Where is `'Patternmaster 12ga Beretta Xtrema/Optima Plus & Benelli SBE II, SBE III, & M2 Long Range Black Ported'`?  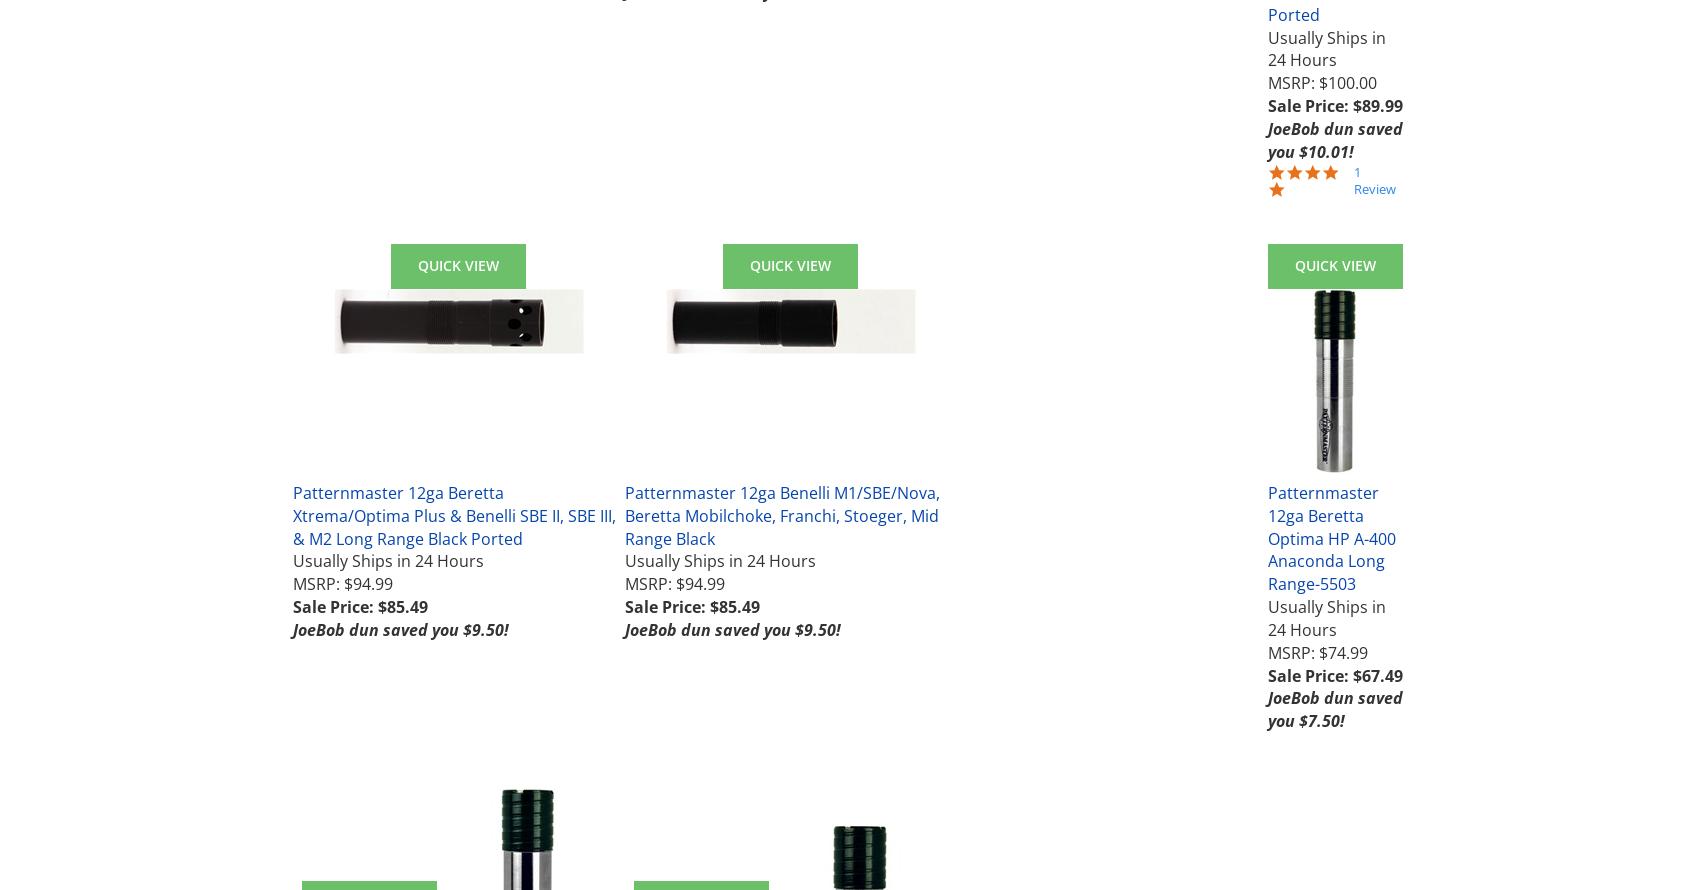
'Patternmaster 12ga Beretta Xtrema/Optima Plus & Benelli SBE II, SBE III, & M2 Long Range Black Ported' is located at coordinates (454, 515).